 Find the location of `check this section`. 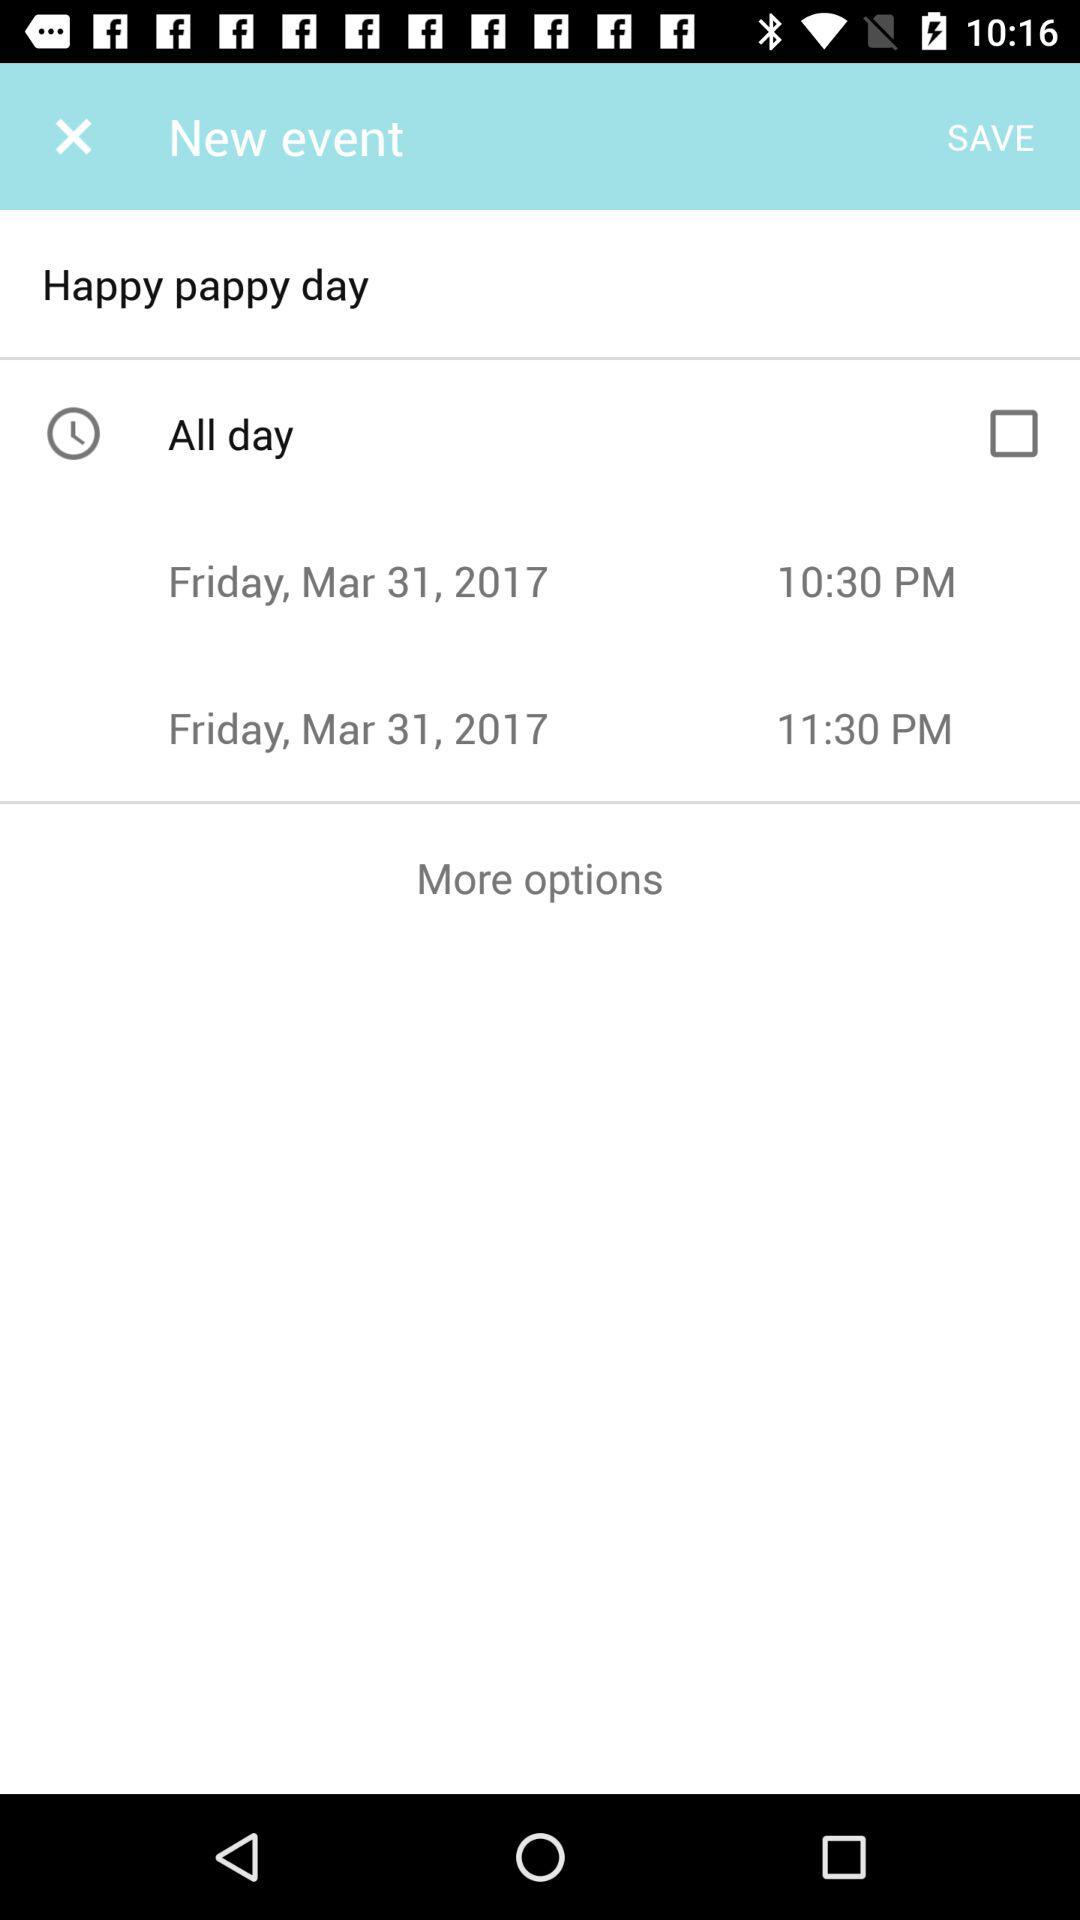

check this section is located at coordinates (1014, 432).